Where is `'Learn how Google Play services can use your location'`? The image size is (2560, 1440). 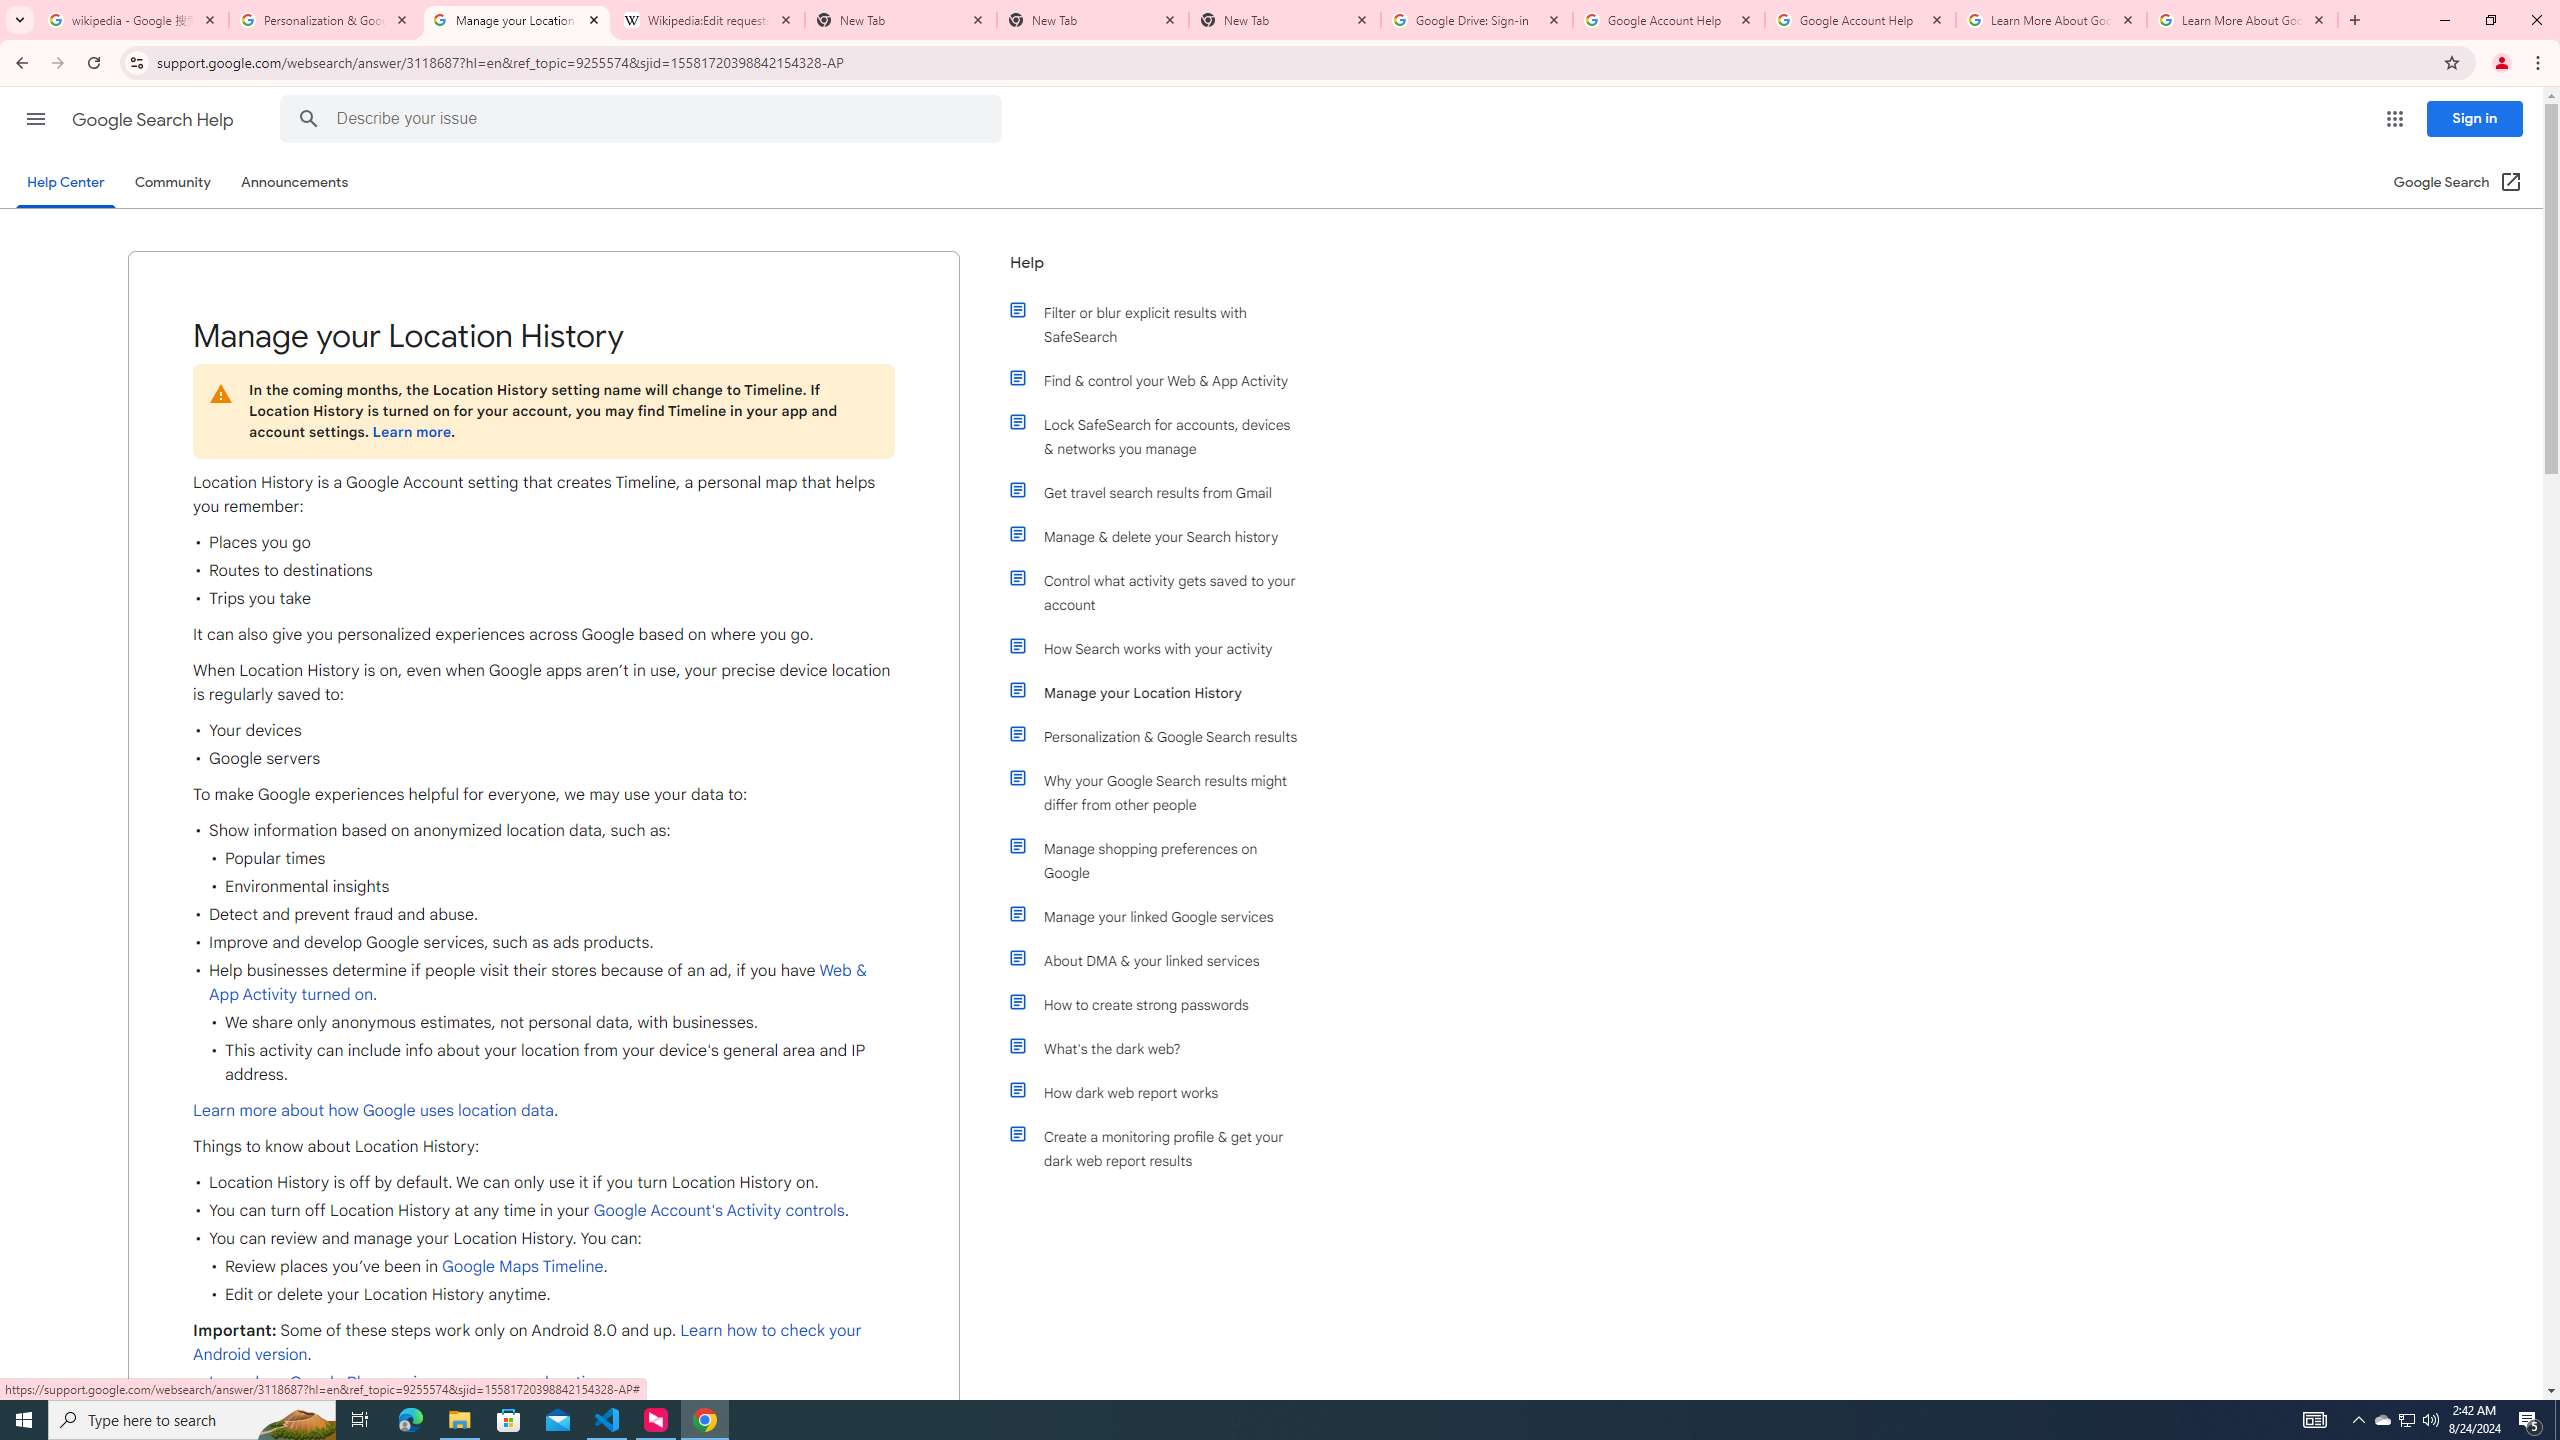
'Learn how Google Play services can use your location' is located at coordinates (407, 1382).